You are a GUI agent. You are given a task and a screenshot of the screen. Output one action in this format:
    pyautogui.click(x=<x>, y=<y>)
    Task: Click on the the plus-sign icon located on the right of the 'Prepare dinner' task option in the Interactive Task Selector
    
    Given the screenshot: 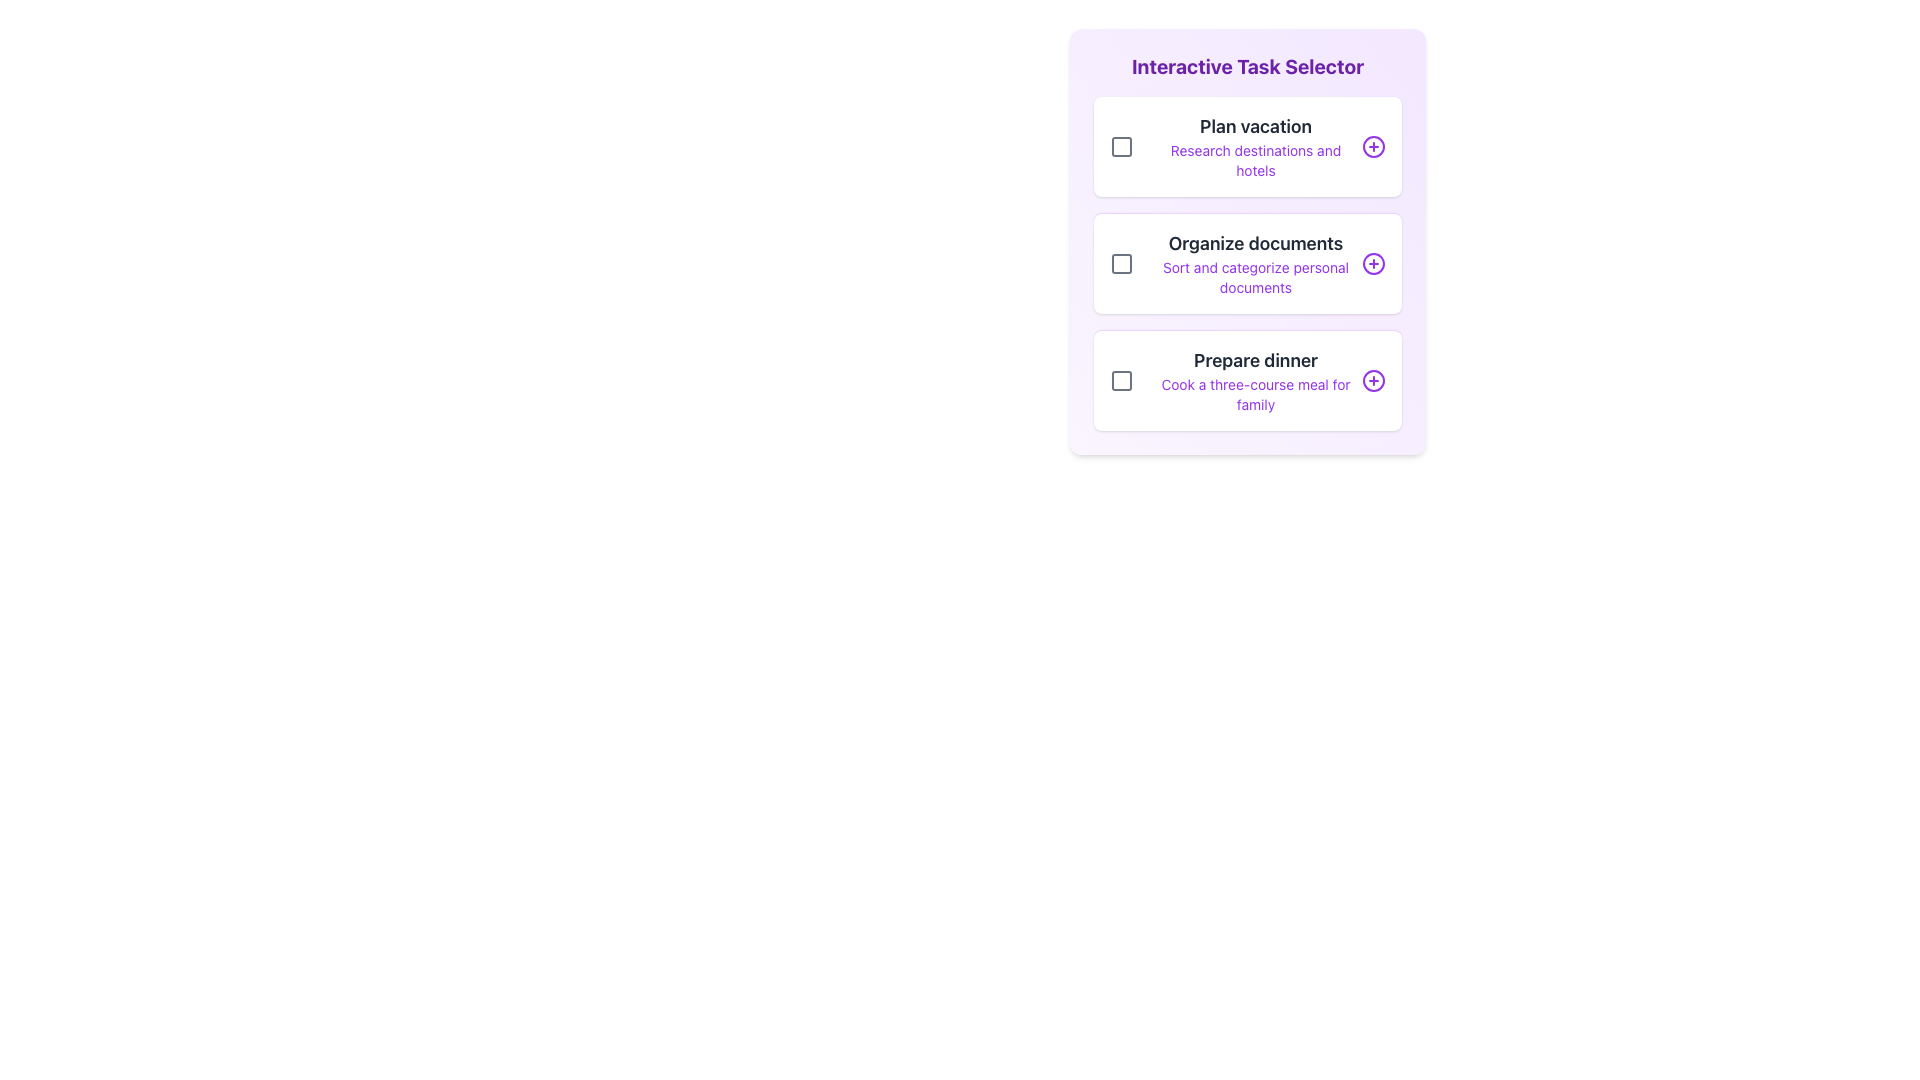 What is the action you would take?
    pyautogui.click(x=1372, y=381)
    